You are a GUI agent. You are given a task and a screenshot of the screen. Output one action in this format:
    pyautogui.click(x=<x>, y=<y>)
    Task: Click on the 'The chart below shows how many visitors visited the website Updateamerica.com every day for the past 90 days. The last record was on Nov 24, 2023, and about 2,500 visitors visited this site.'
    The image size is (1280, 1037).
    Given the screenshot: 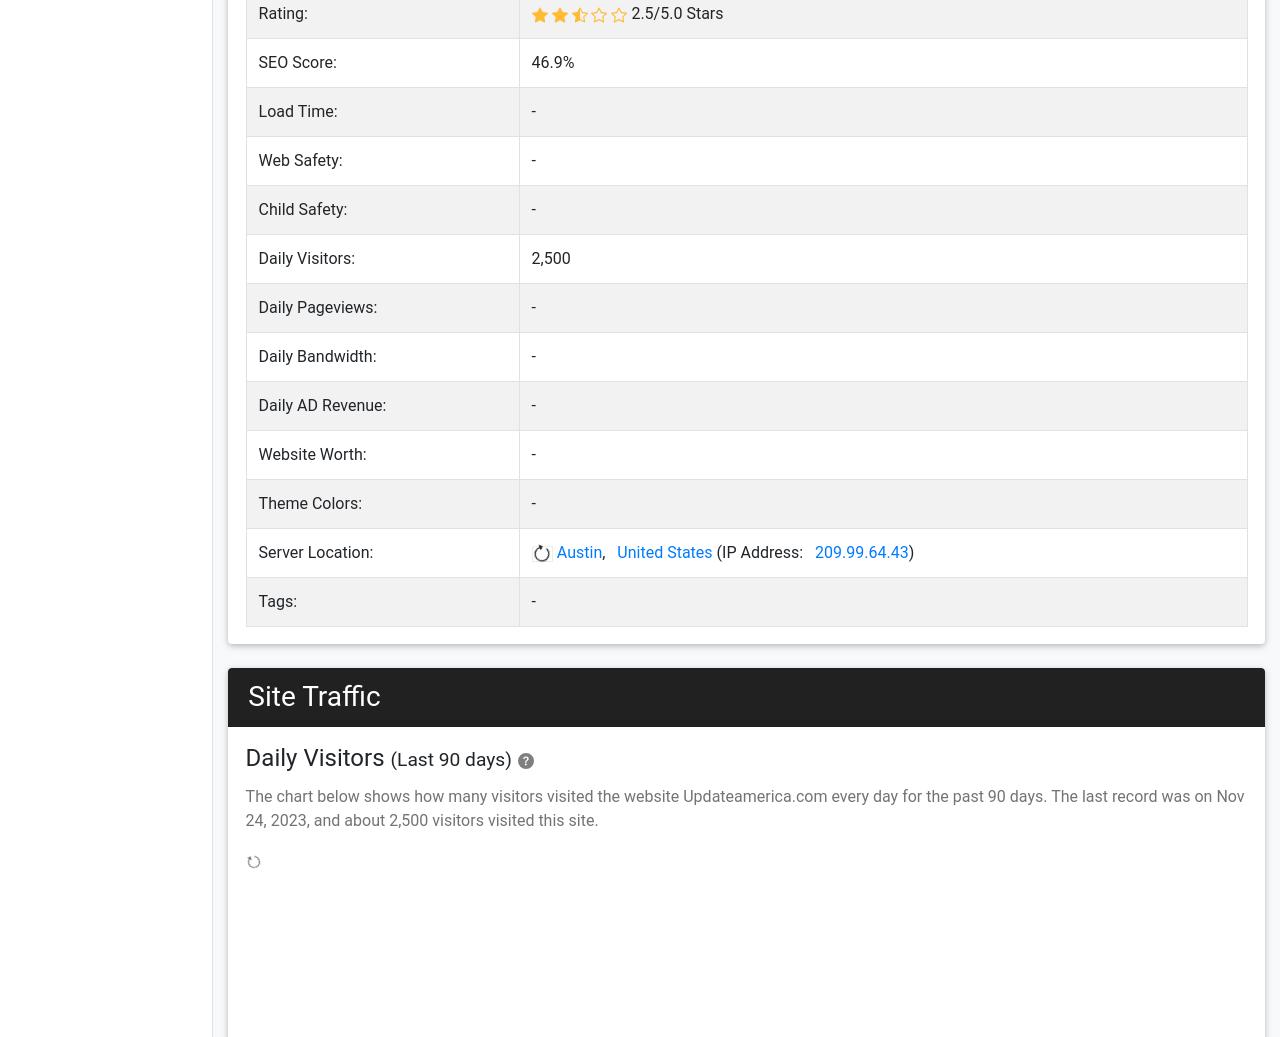 What is the action you would take?
    pyautogui.click(x=243, y=807)
    